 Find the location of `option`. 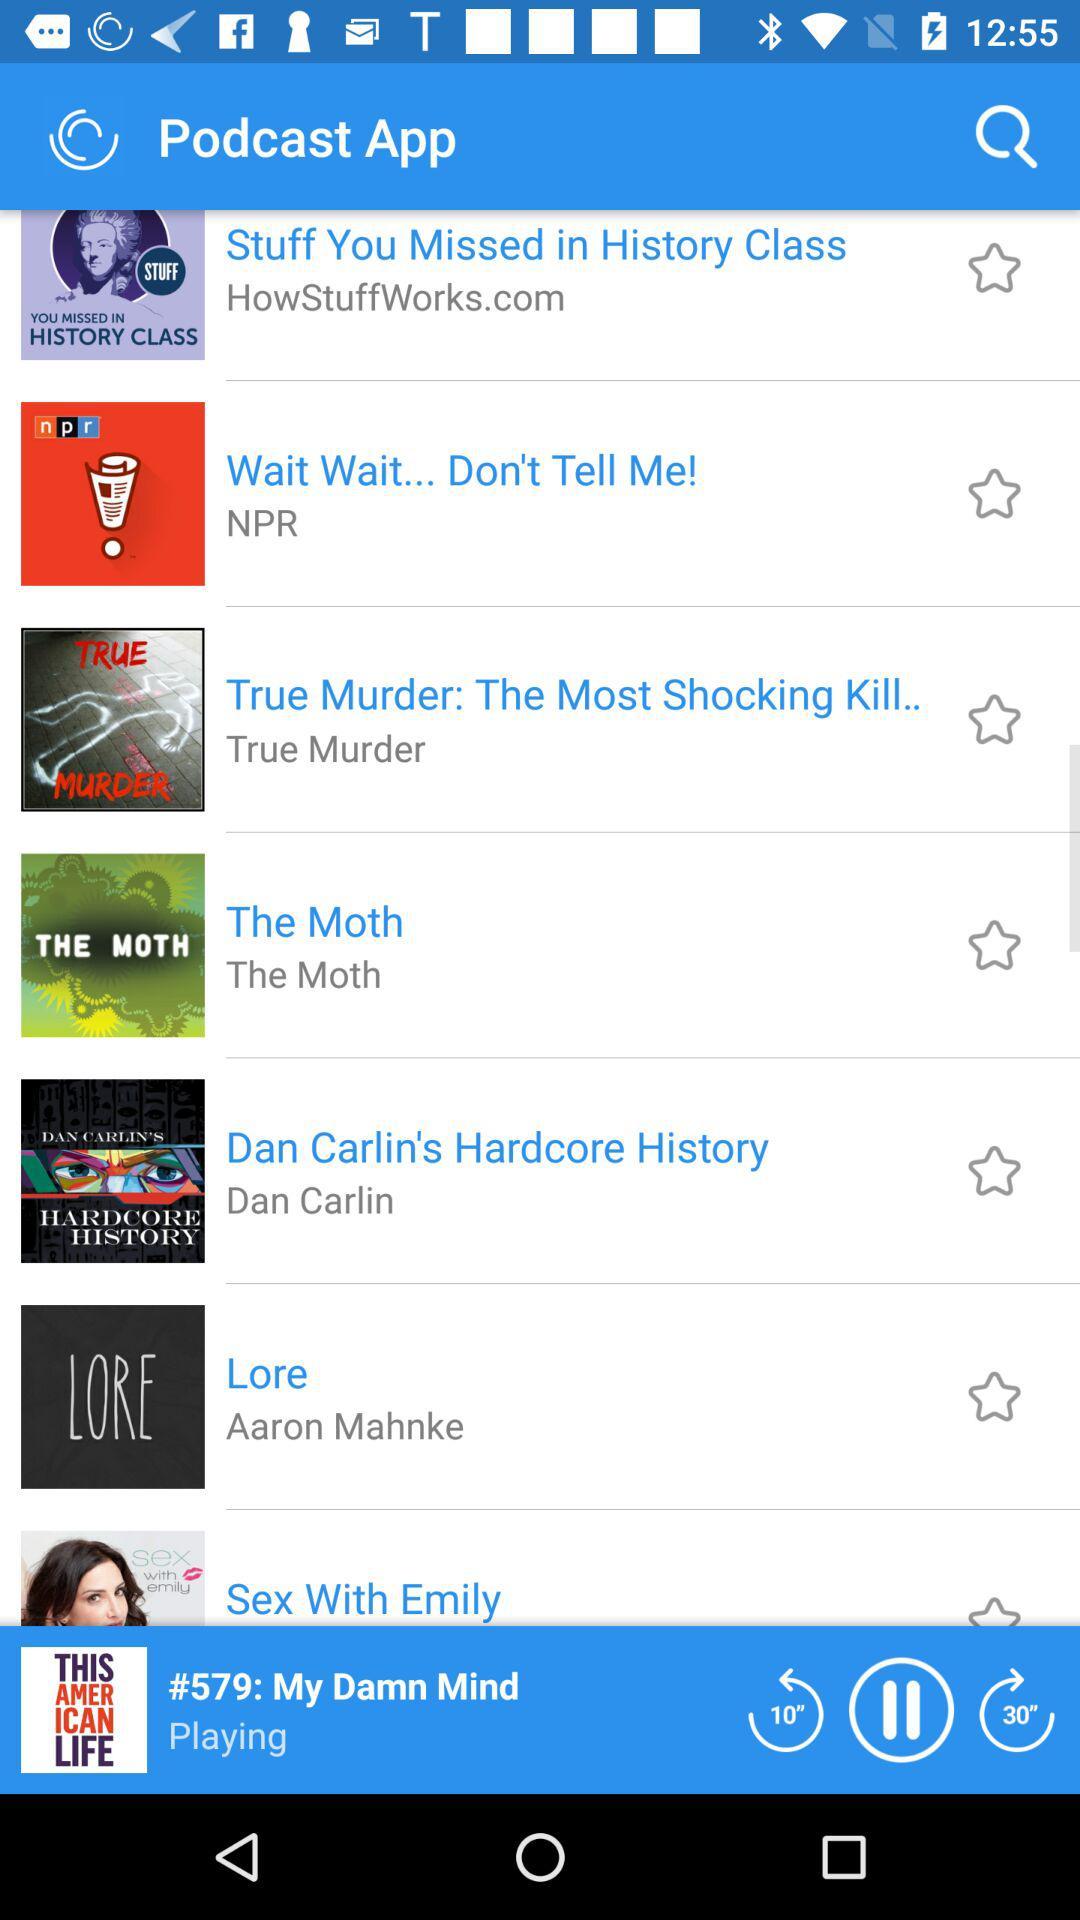

option is located at coordinates (994, 267).